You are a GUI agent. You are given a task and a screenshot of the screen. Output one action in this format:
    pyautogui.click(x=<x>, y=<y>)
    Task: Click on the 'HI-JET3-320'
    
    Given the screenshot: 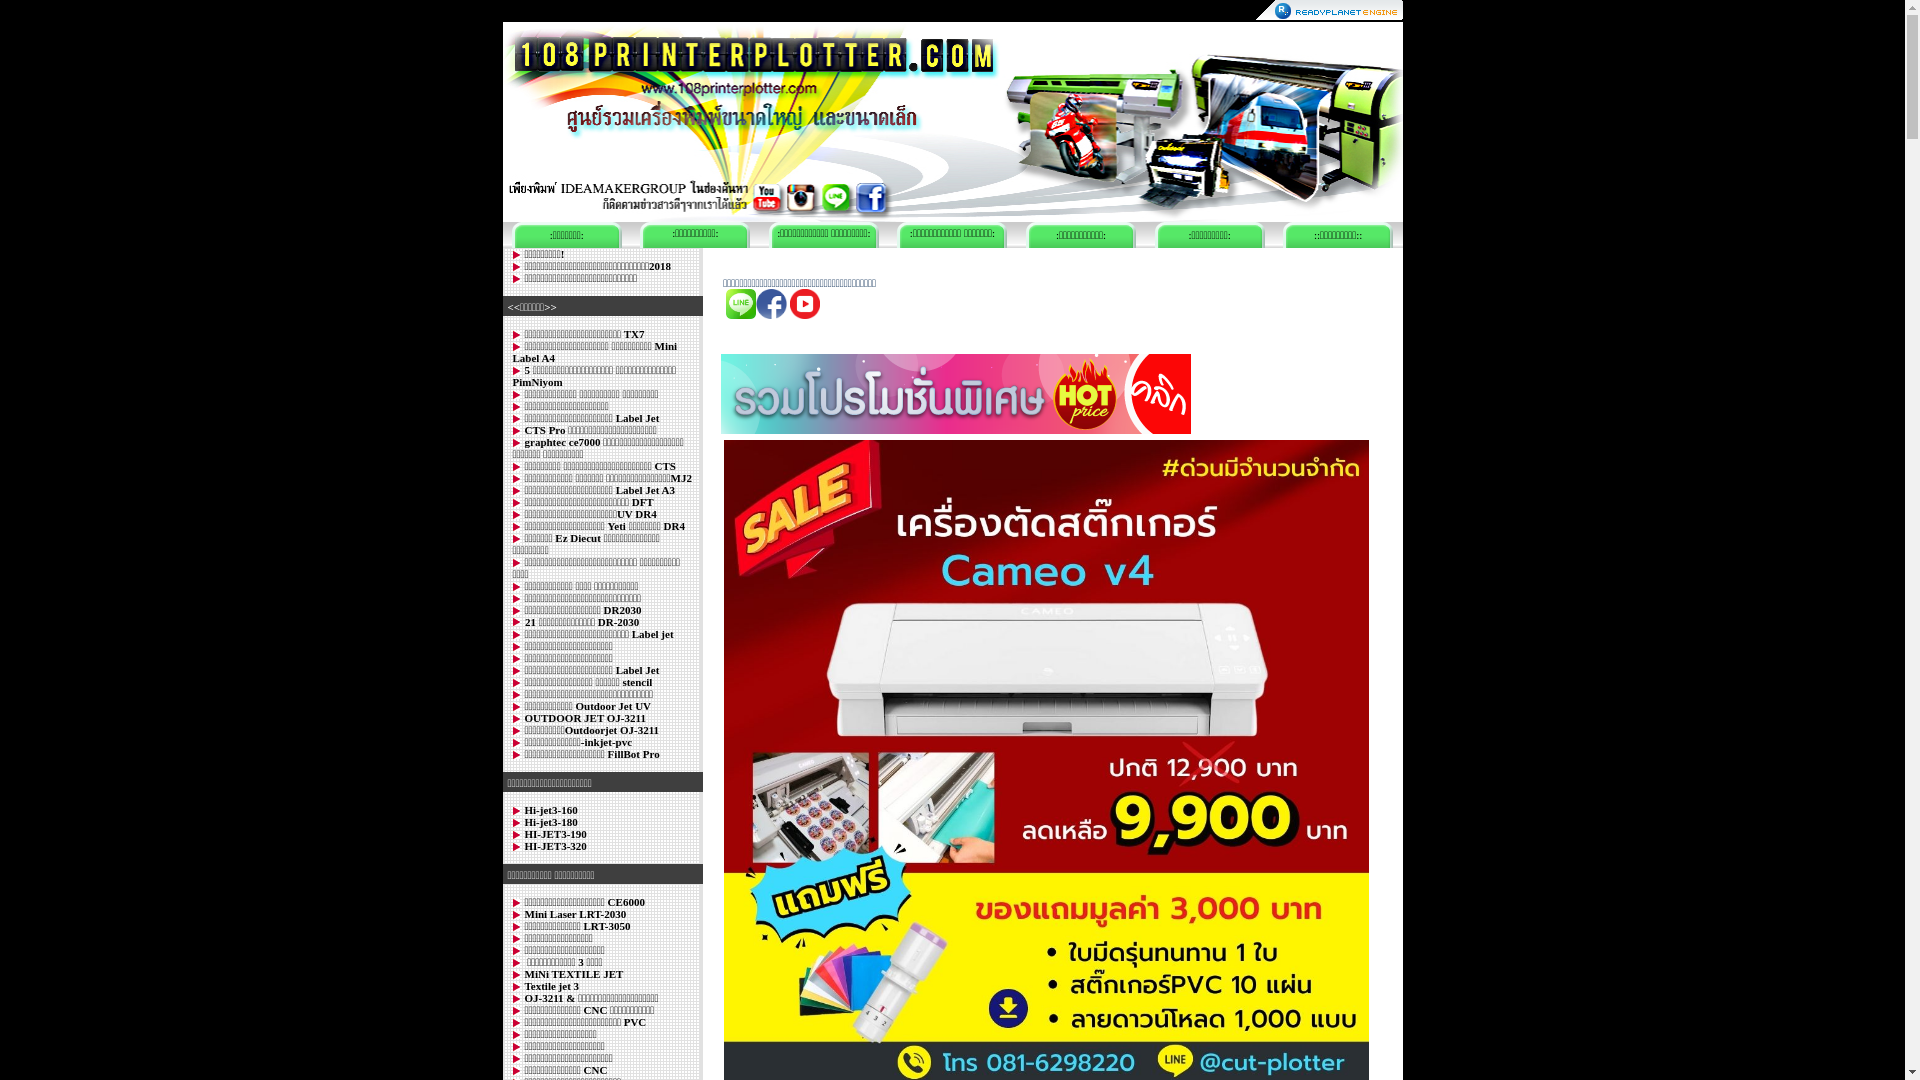 What is the action you would take?
    pyautogui.click(x=523, y=845)
    